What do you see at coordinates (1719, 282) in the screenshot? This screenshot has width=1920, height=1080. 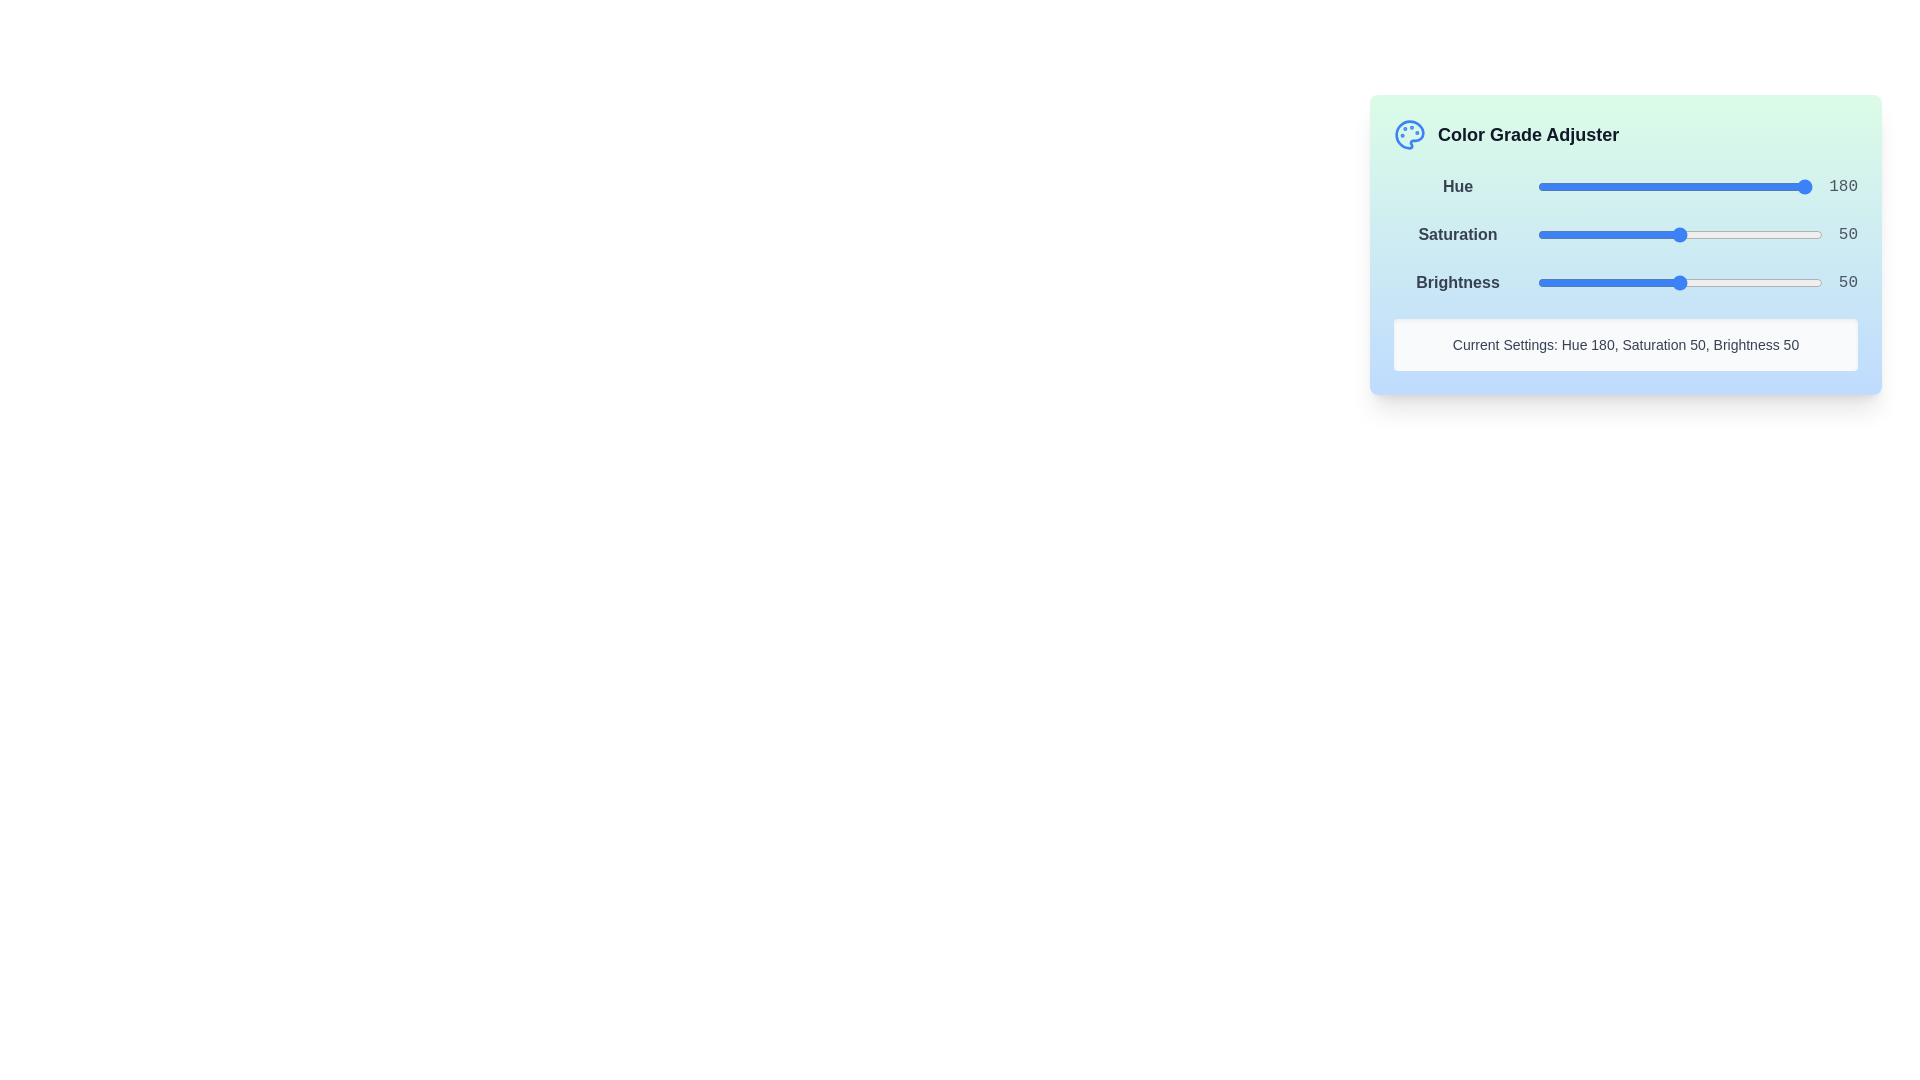 I see `the brightness slider to set the brightness to 64%` at bounding box center [1719, 282].